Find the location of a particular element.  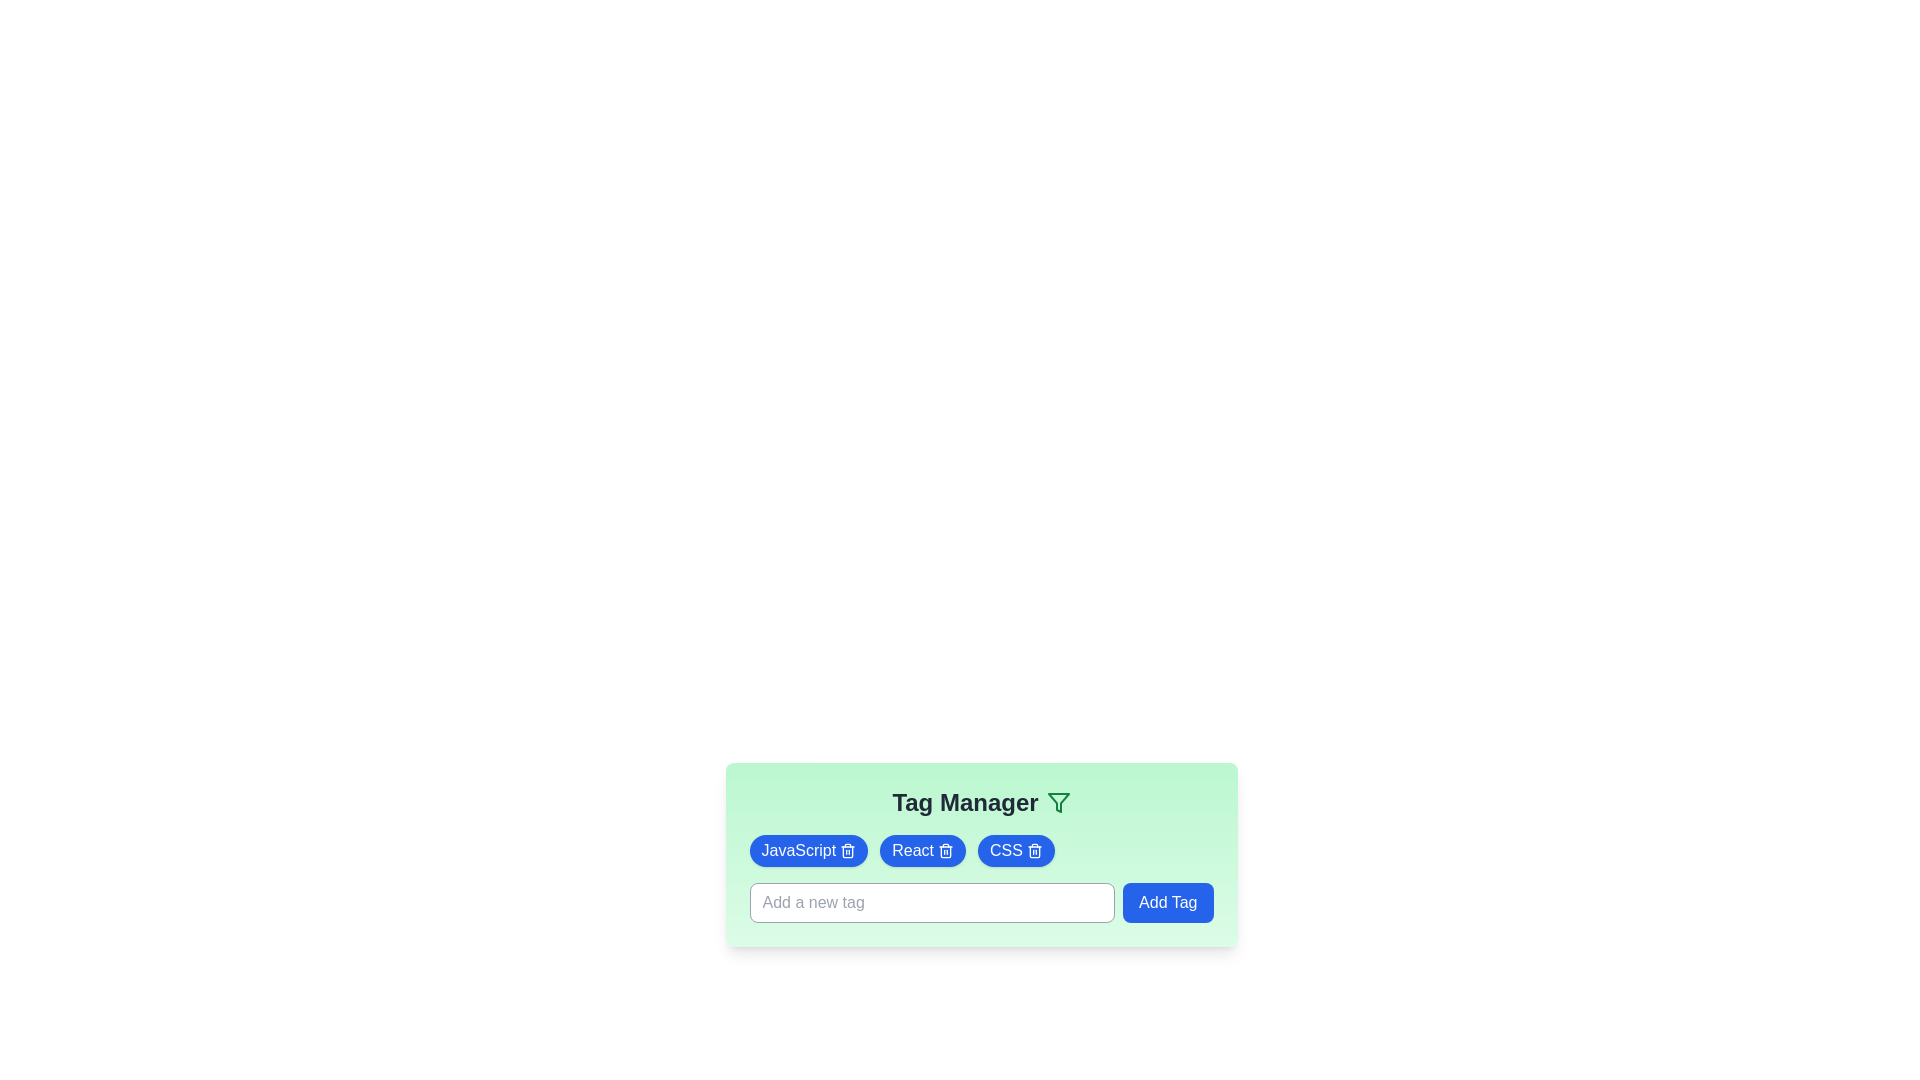

the 'JavaScript' tag label in the tag management system is located at coordinates (797, 851).